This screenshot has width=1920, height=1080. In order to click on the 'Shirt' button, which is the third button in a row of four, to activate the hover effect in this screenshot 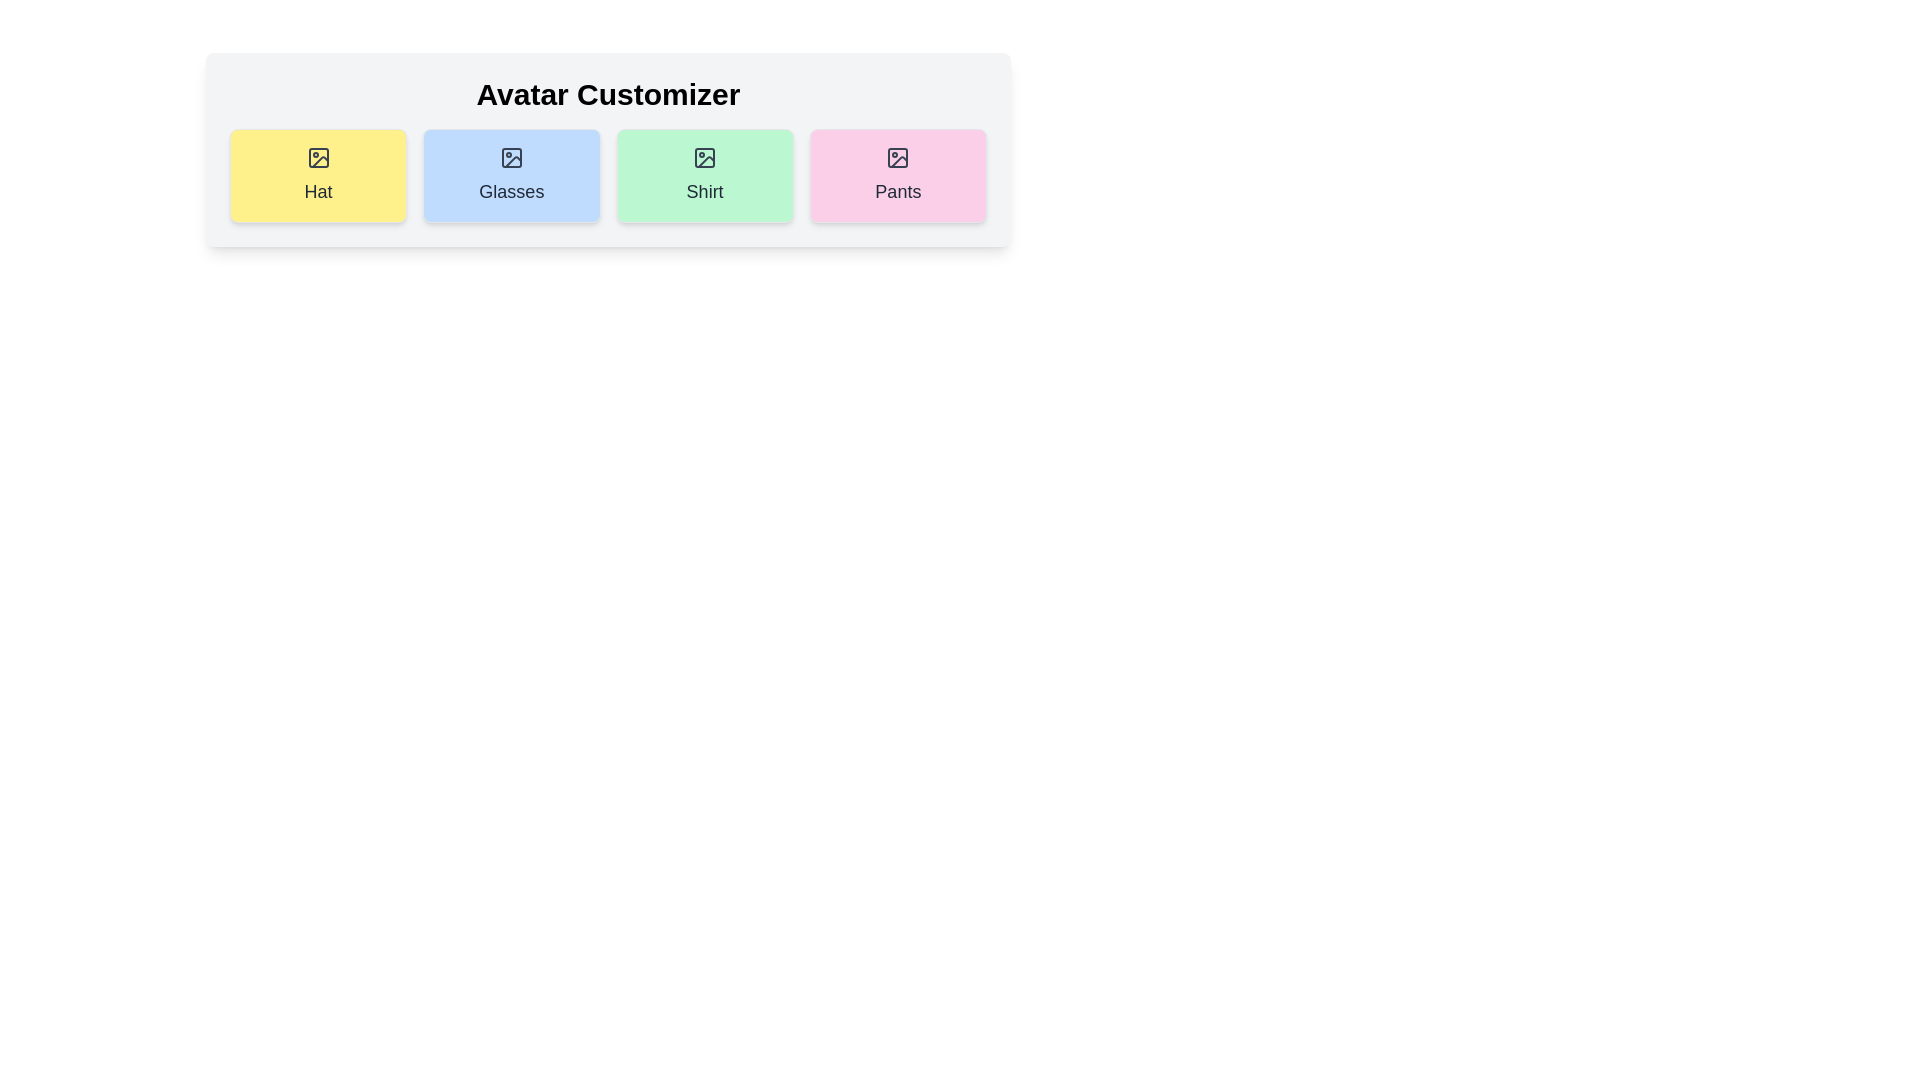, I will do `click(705, 175)`.